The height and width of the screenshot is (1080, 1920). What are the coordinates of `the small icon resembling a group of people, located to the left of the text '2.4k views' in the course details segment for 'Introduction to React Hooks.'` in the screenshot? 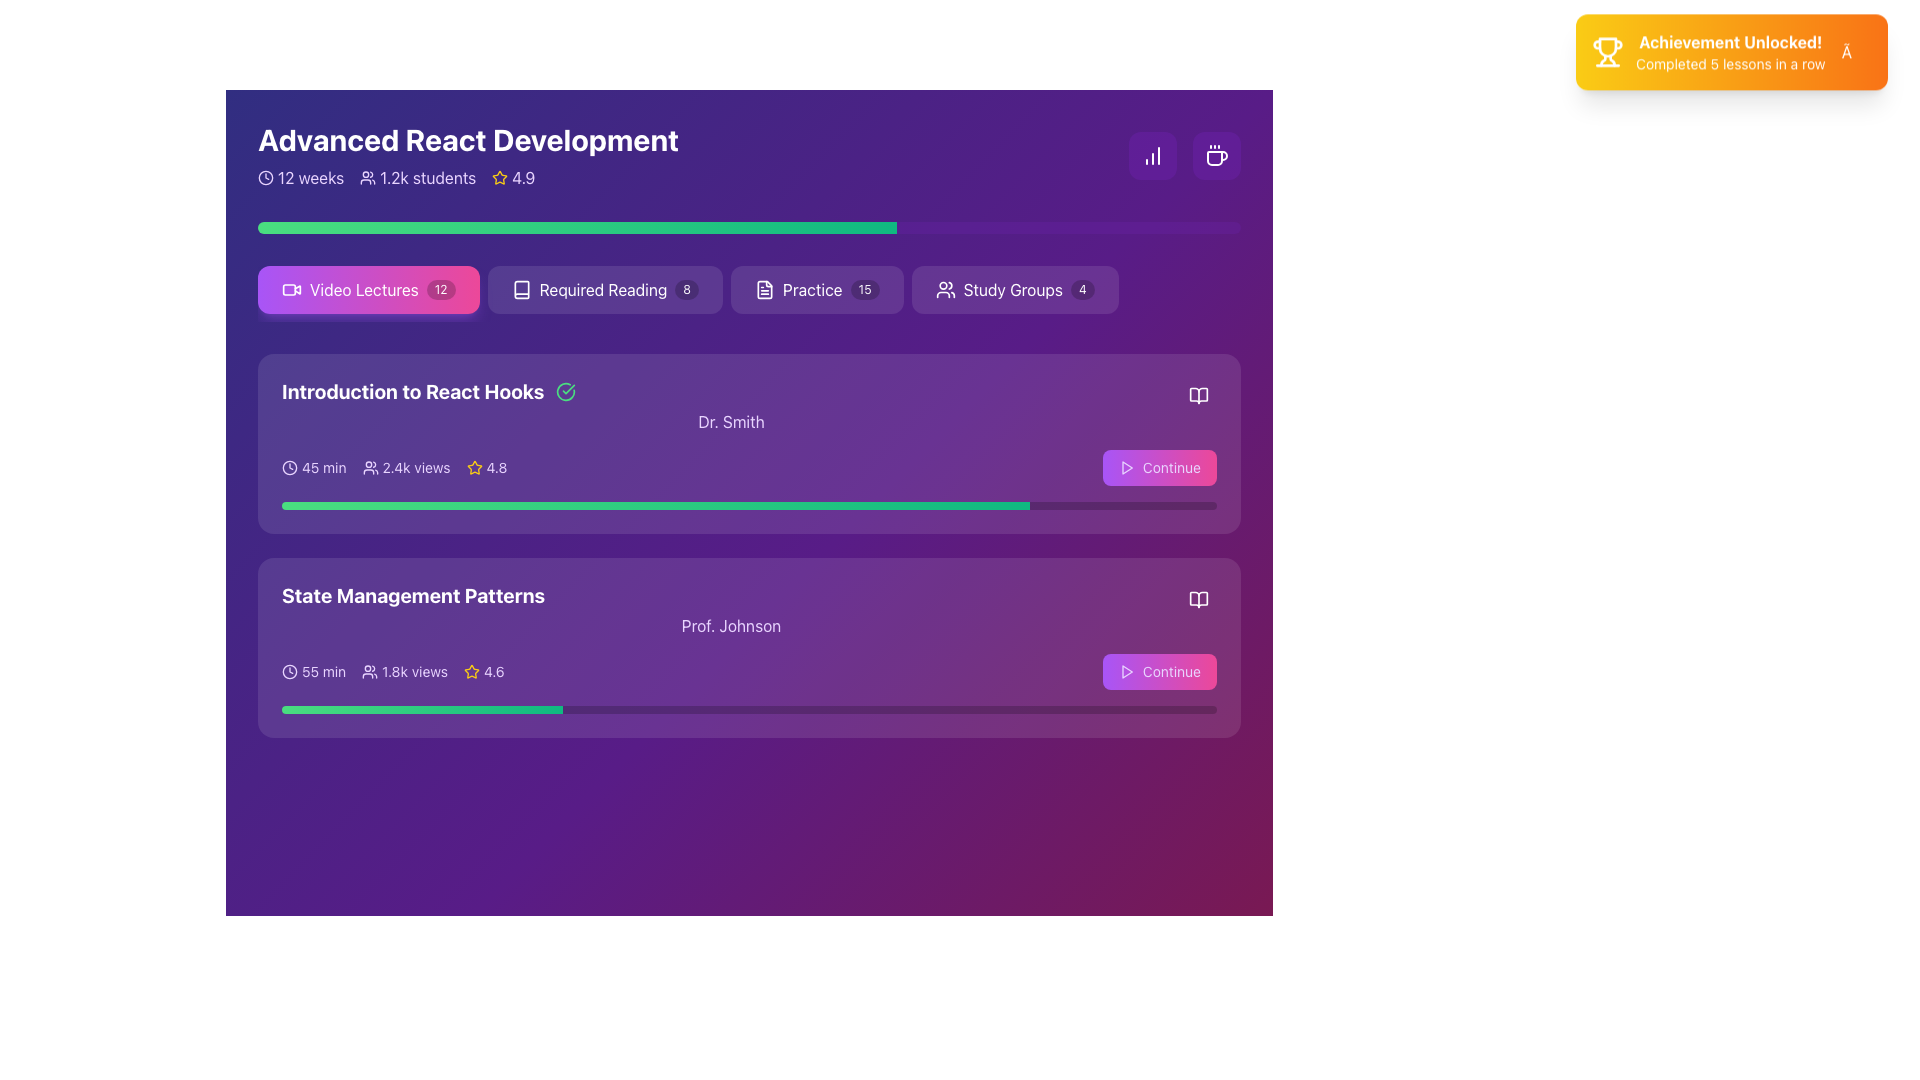 It's located at (370, 467).